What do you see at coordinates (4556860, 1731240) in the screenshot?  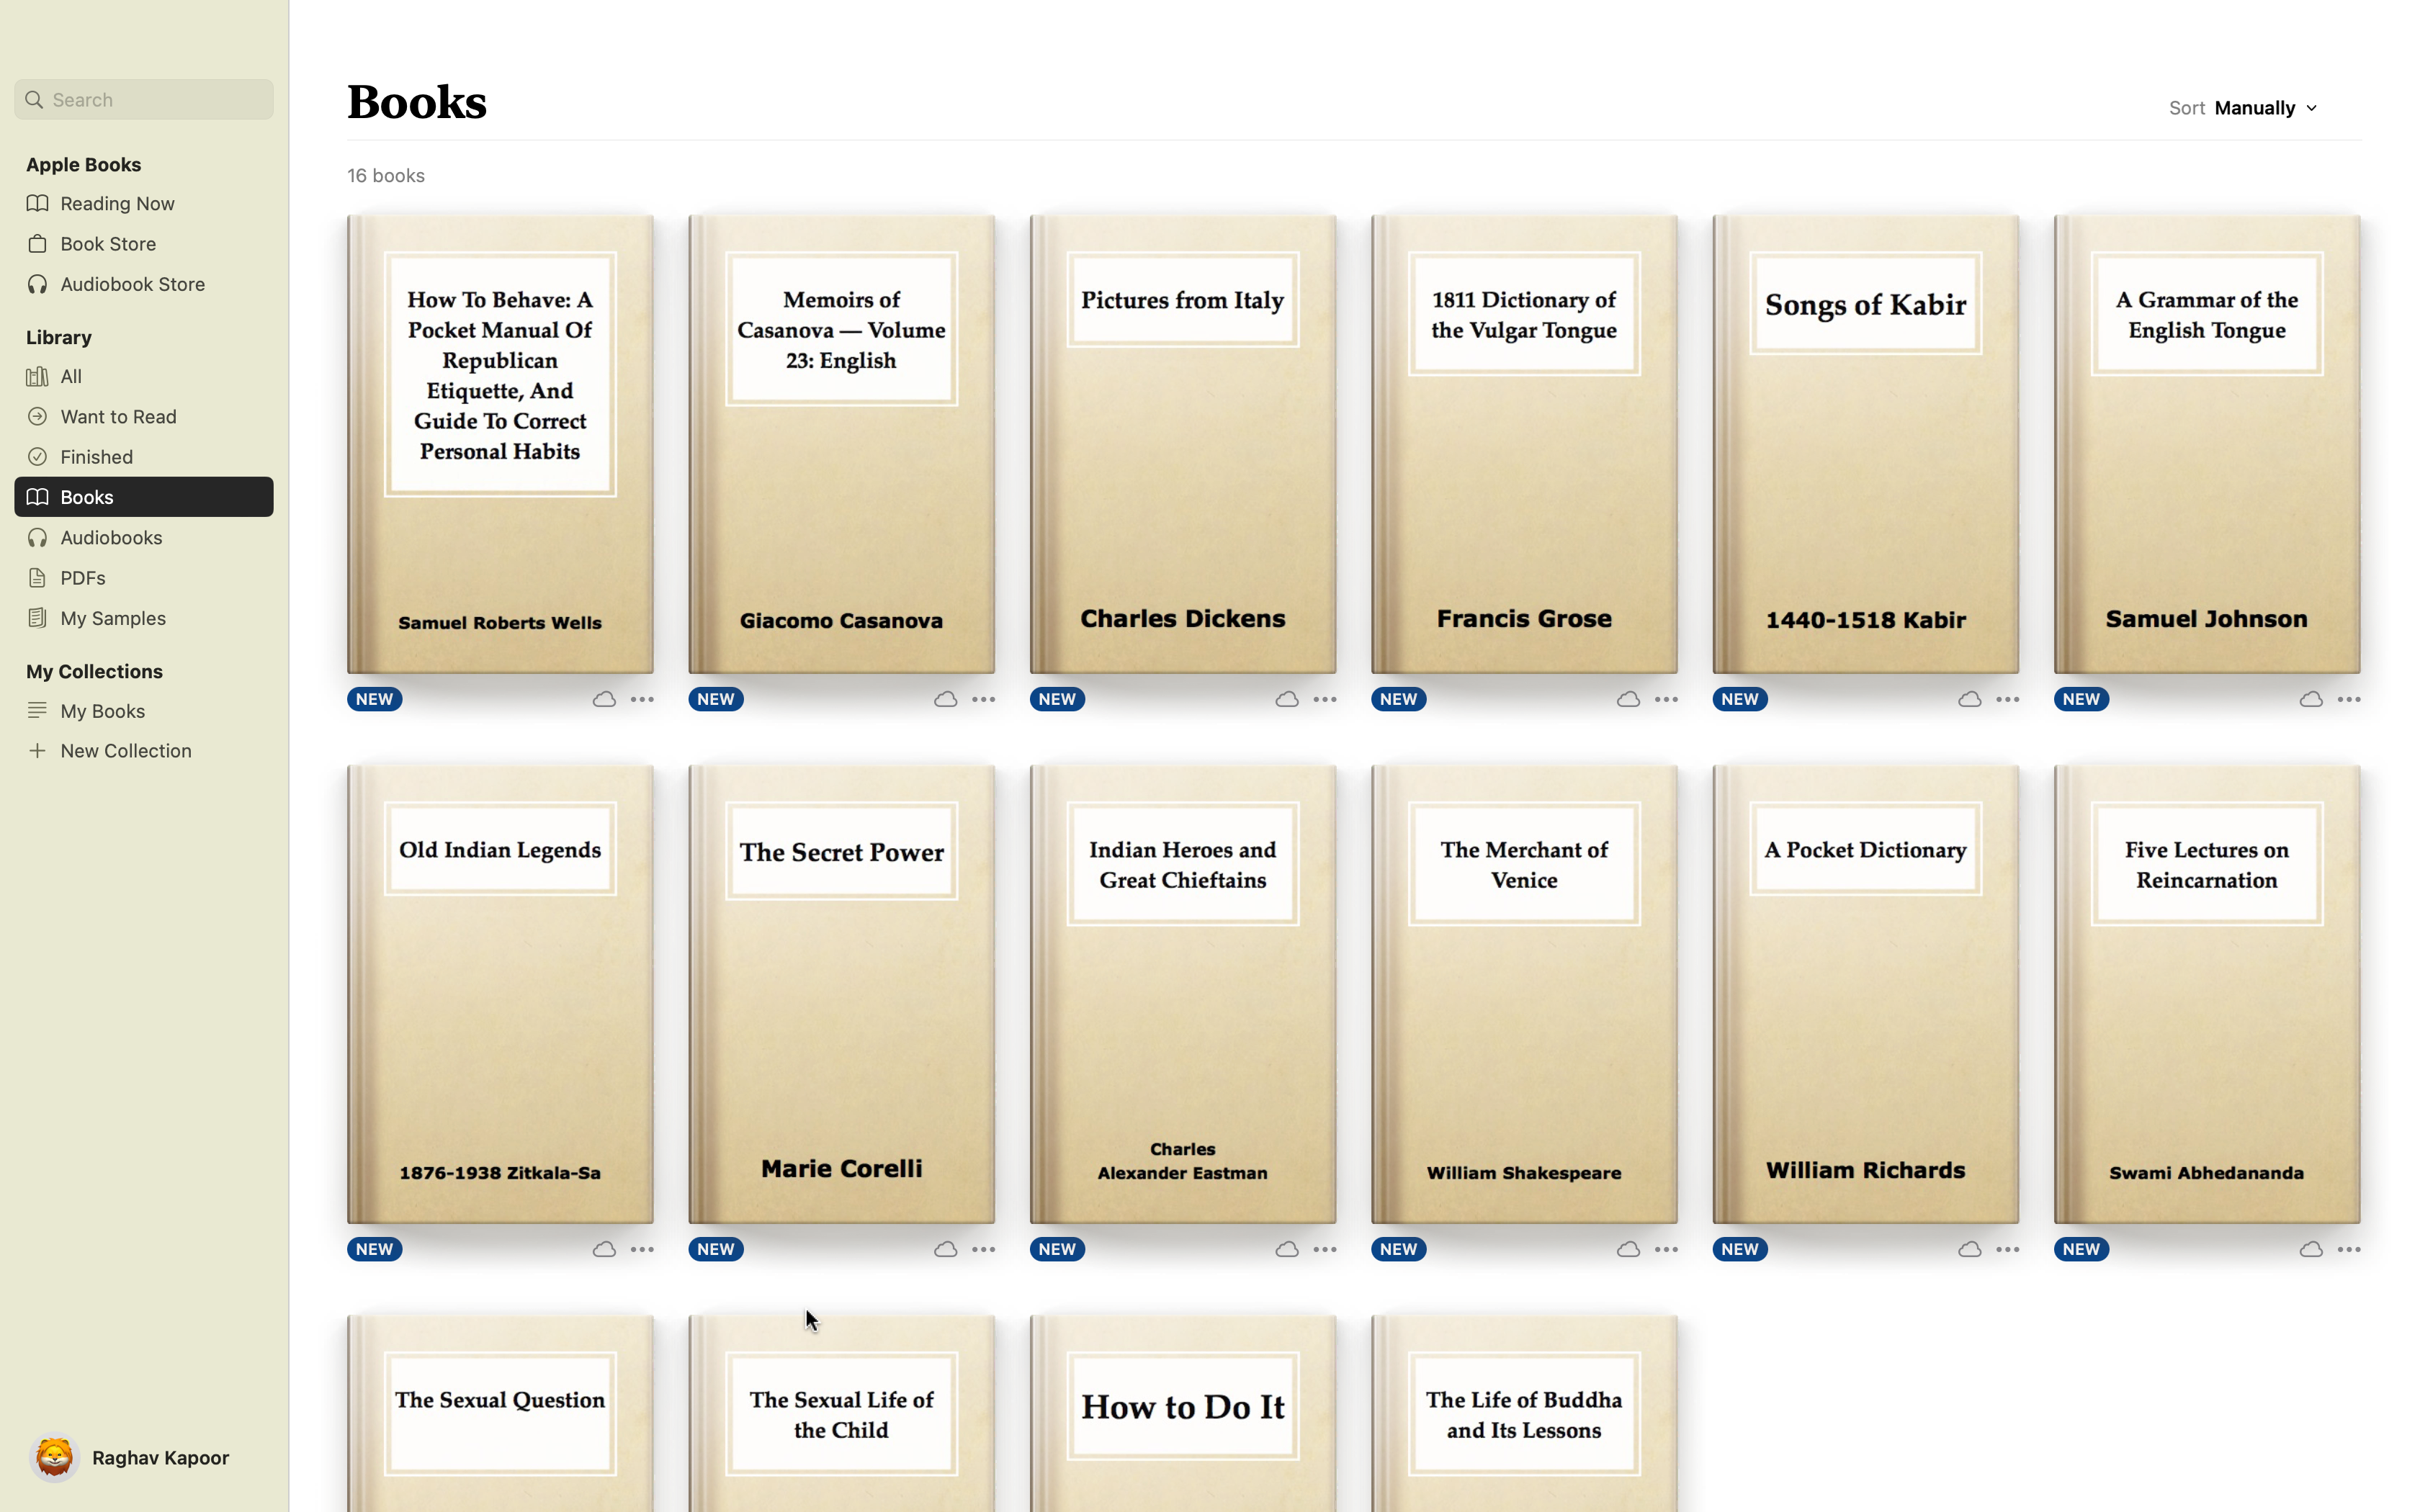 I see `Scroll down to unveil more volumes in the set` at bounding box center [4556860, 1731240].